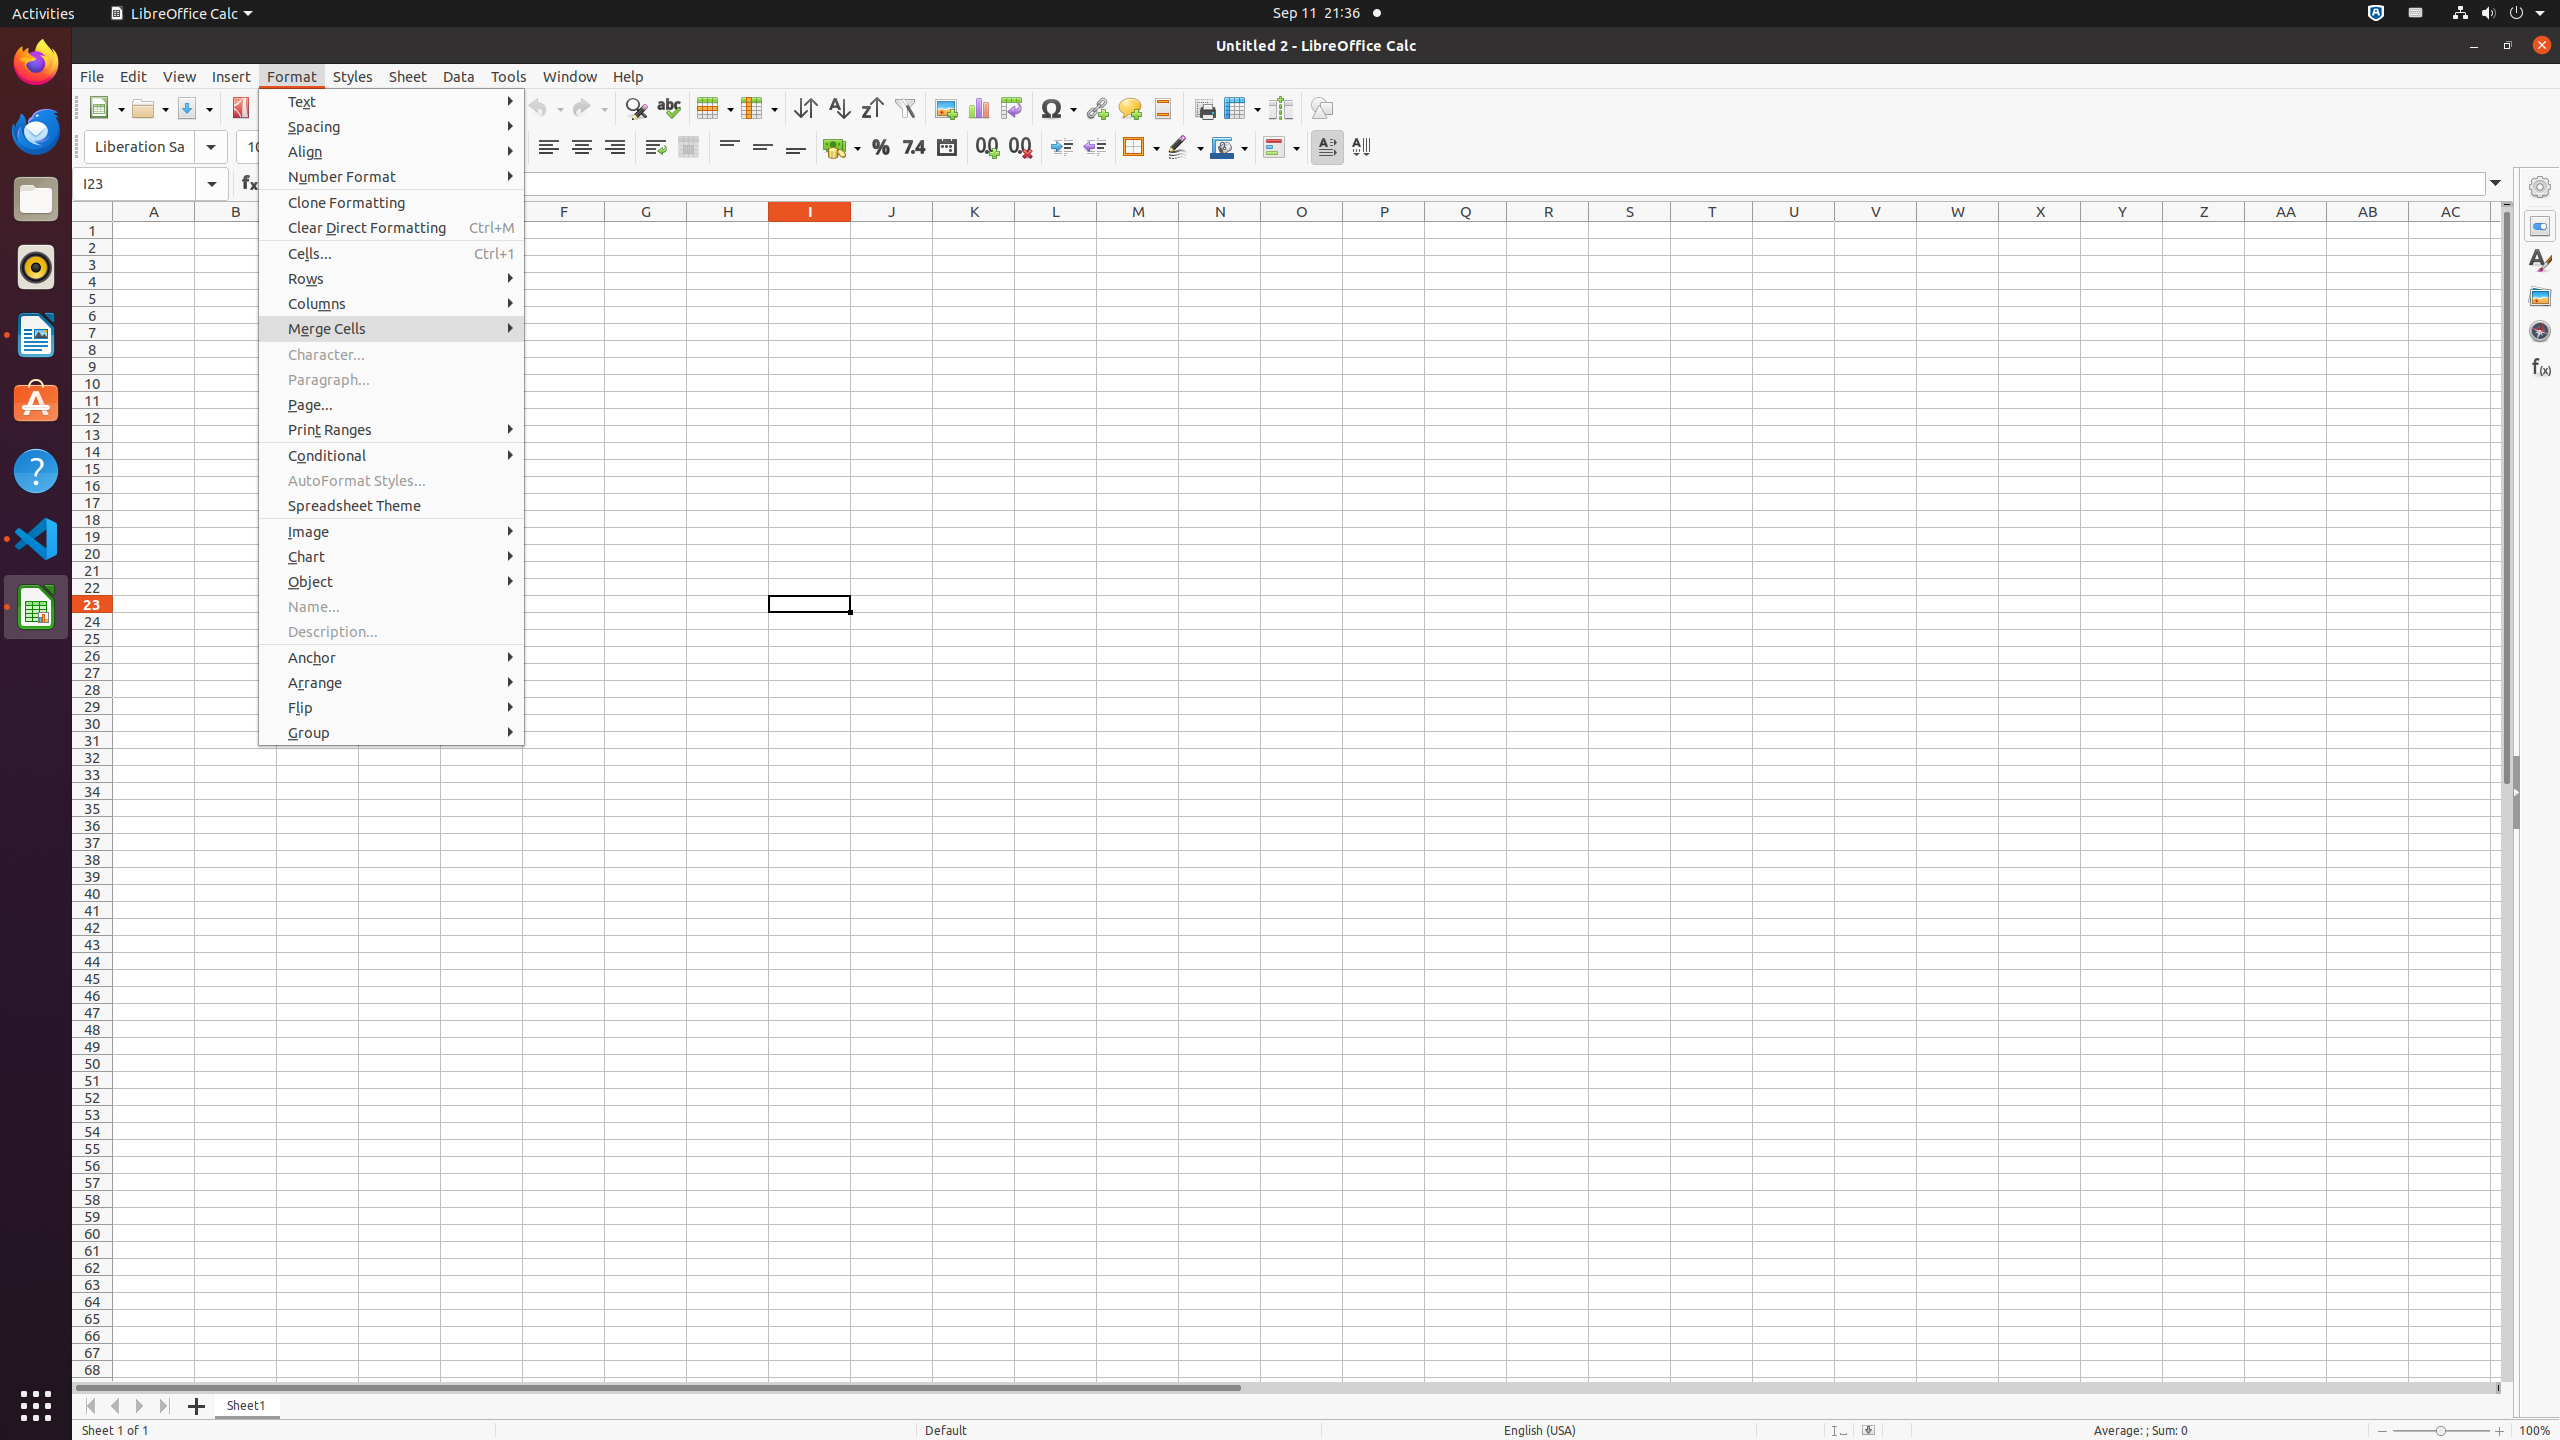  What do you see at coordinates (2495, 183) in the screenshot?
I see `'Expand Formula Bar'` at bounding box center [2495, 183].